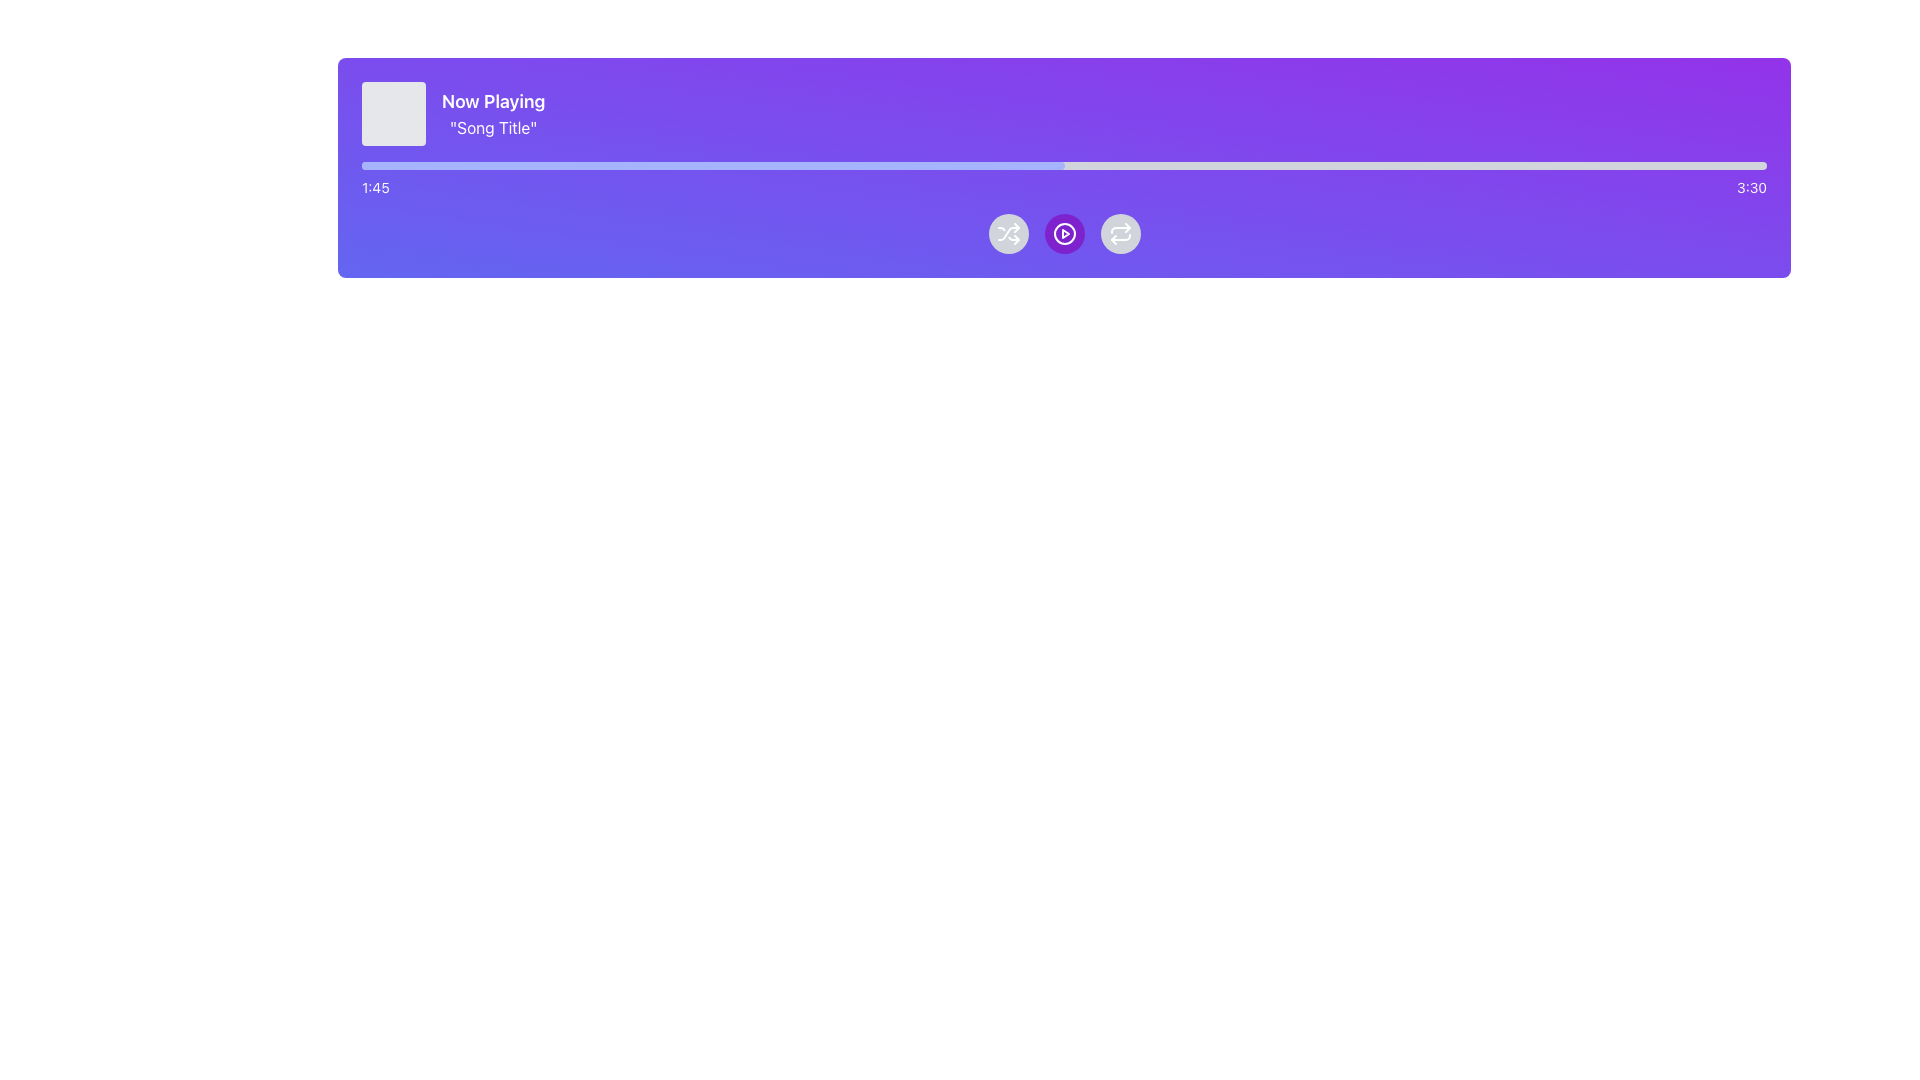 The height and width of the screenshot is (1080, 1920). Describe the element at coordinates (1008, 233) in the screenshot. I see `the circular shuffle button with a gray background and an intersecting arrow paths icon` at that location.